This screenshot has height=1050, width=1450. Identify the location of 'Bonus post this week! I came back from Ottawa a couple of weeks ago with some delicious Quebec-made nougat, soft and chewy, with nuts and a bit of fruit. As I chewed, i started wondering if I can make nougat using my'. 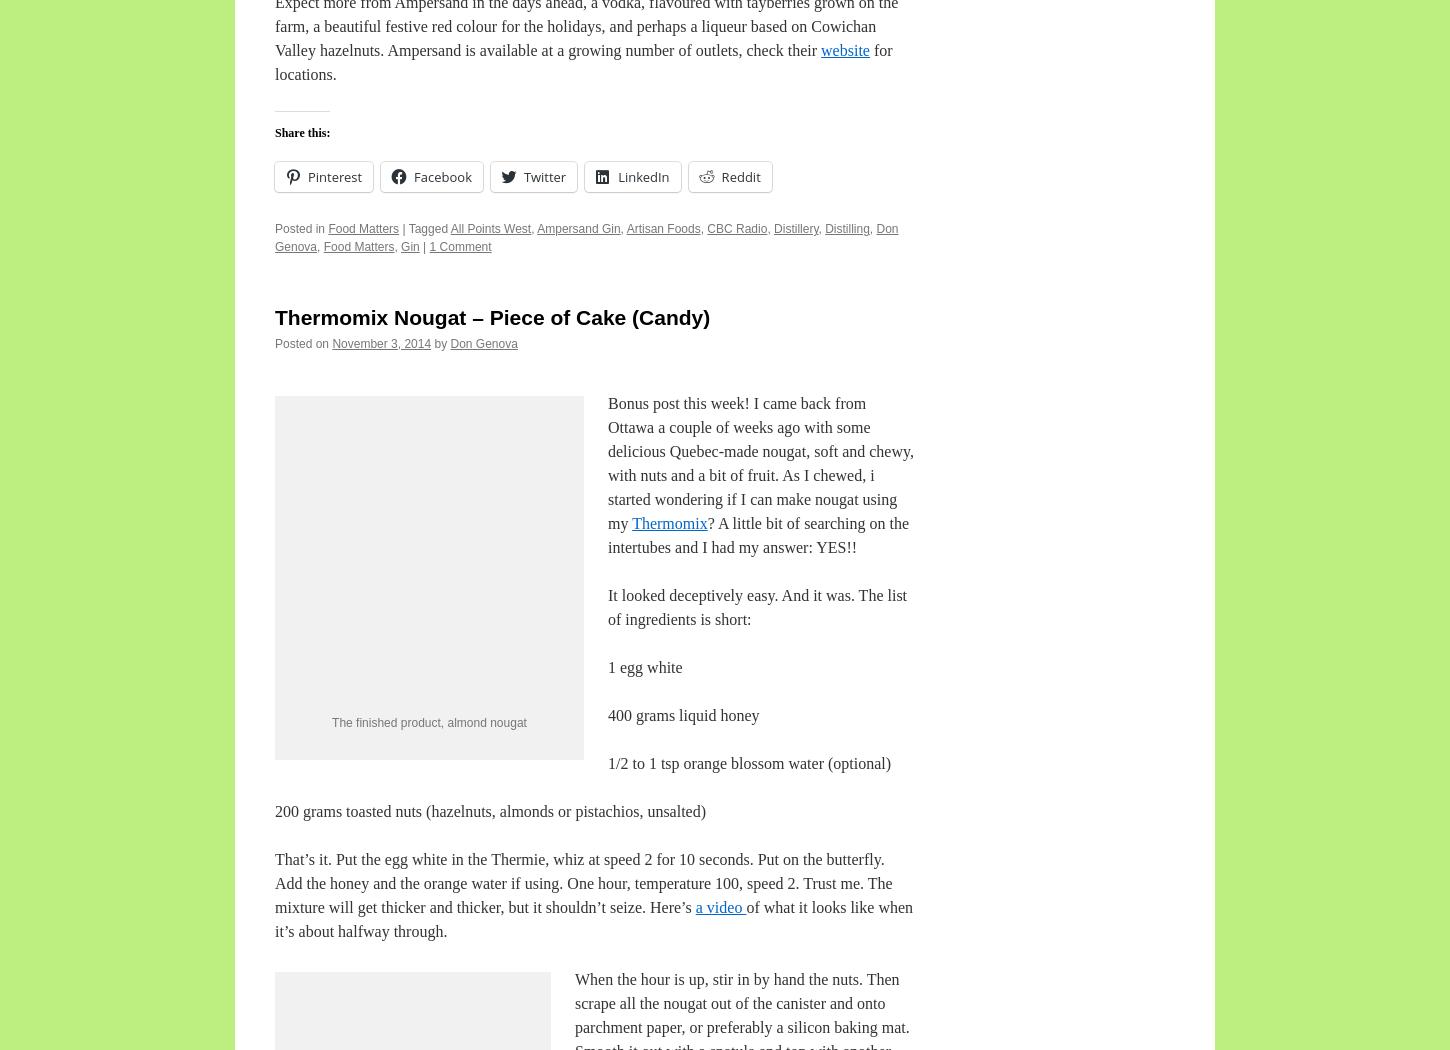
(606, 462).